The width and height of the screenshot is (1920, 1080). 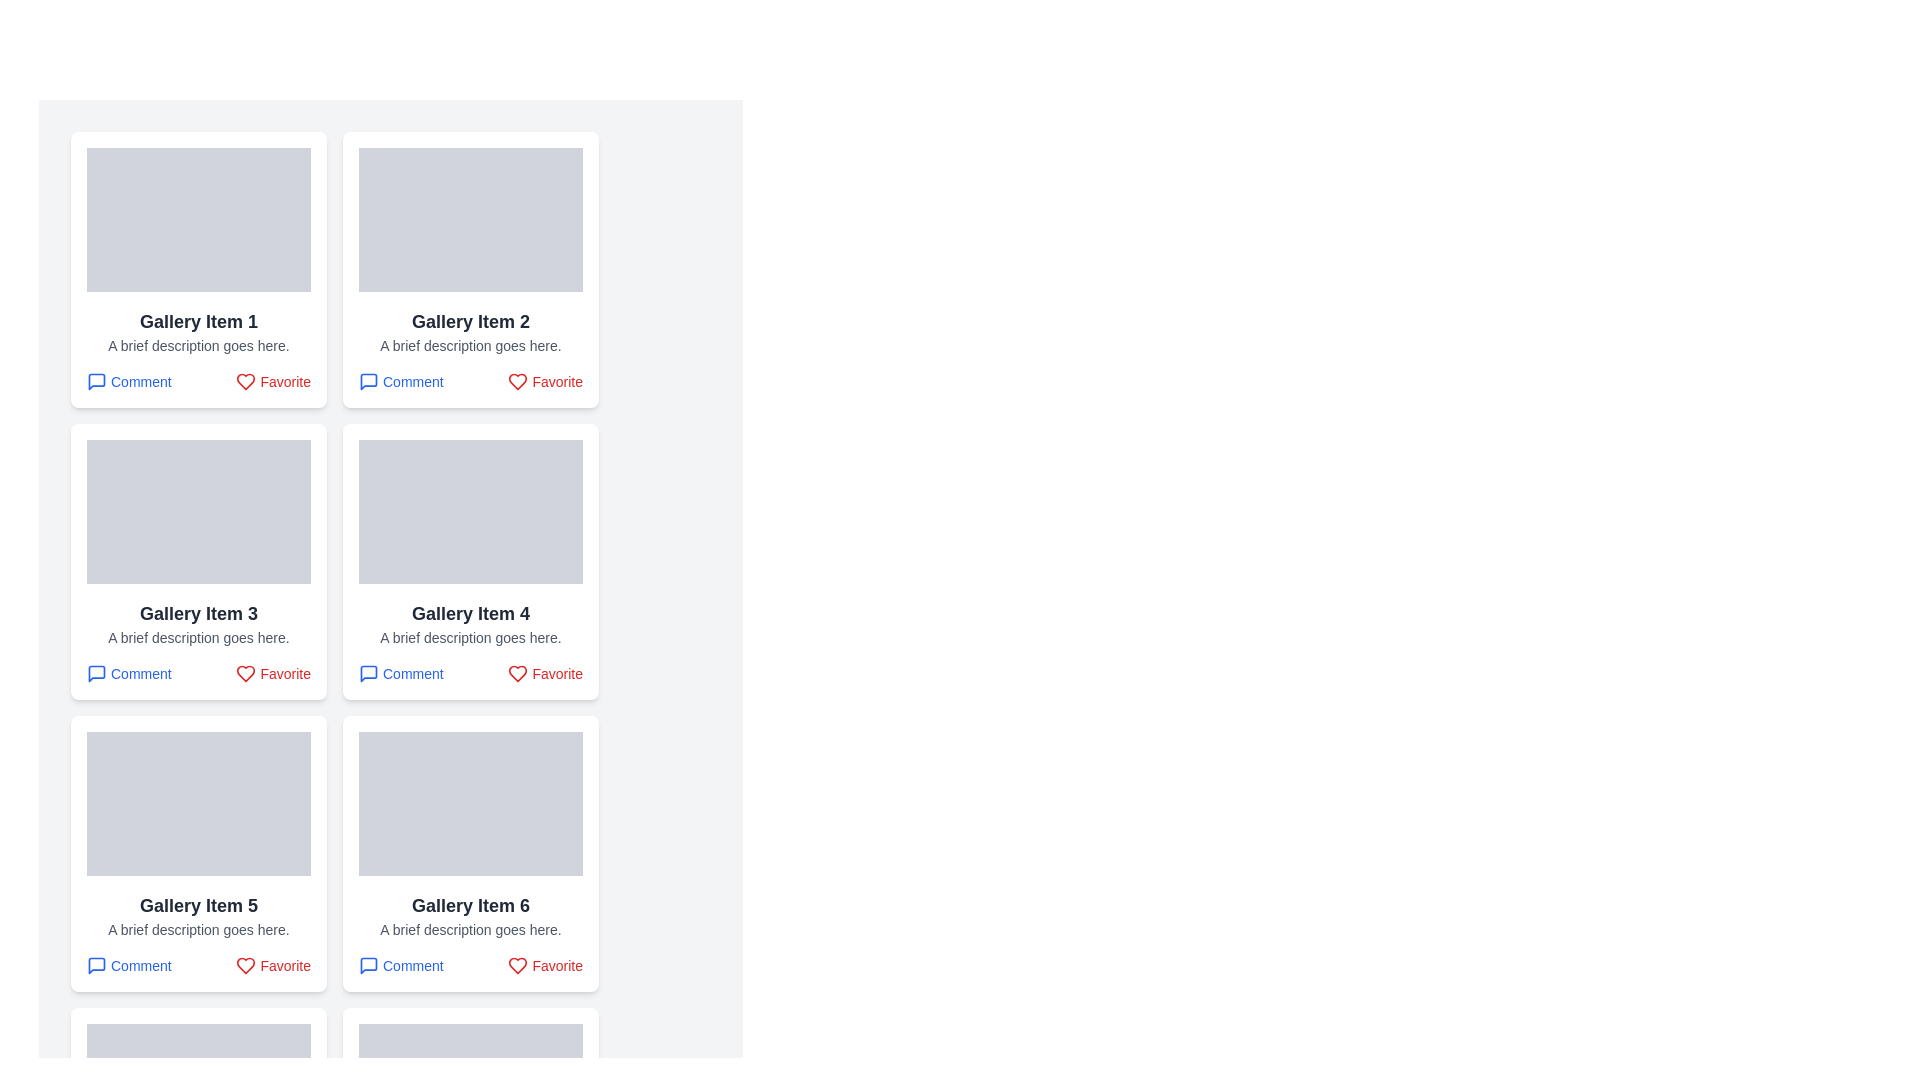 I want to click on the 'Comment' button located at the bottom-left of 'Gallery Item 2', which features a blue text label and a message box icon, so click(x=400, y=381).